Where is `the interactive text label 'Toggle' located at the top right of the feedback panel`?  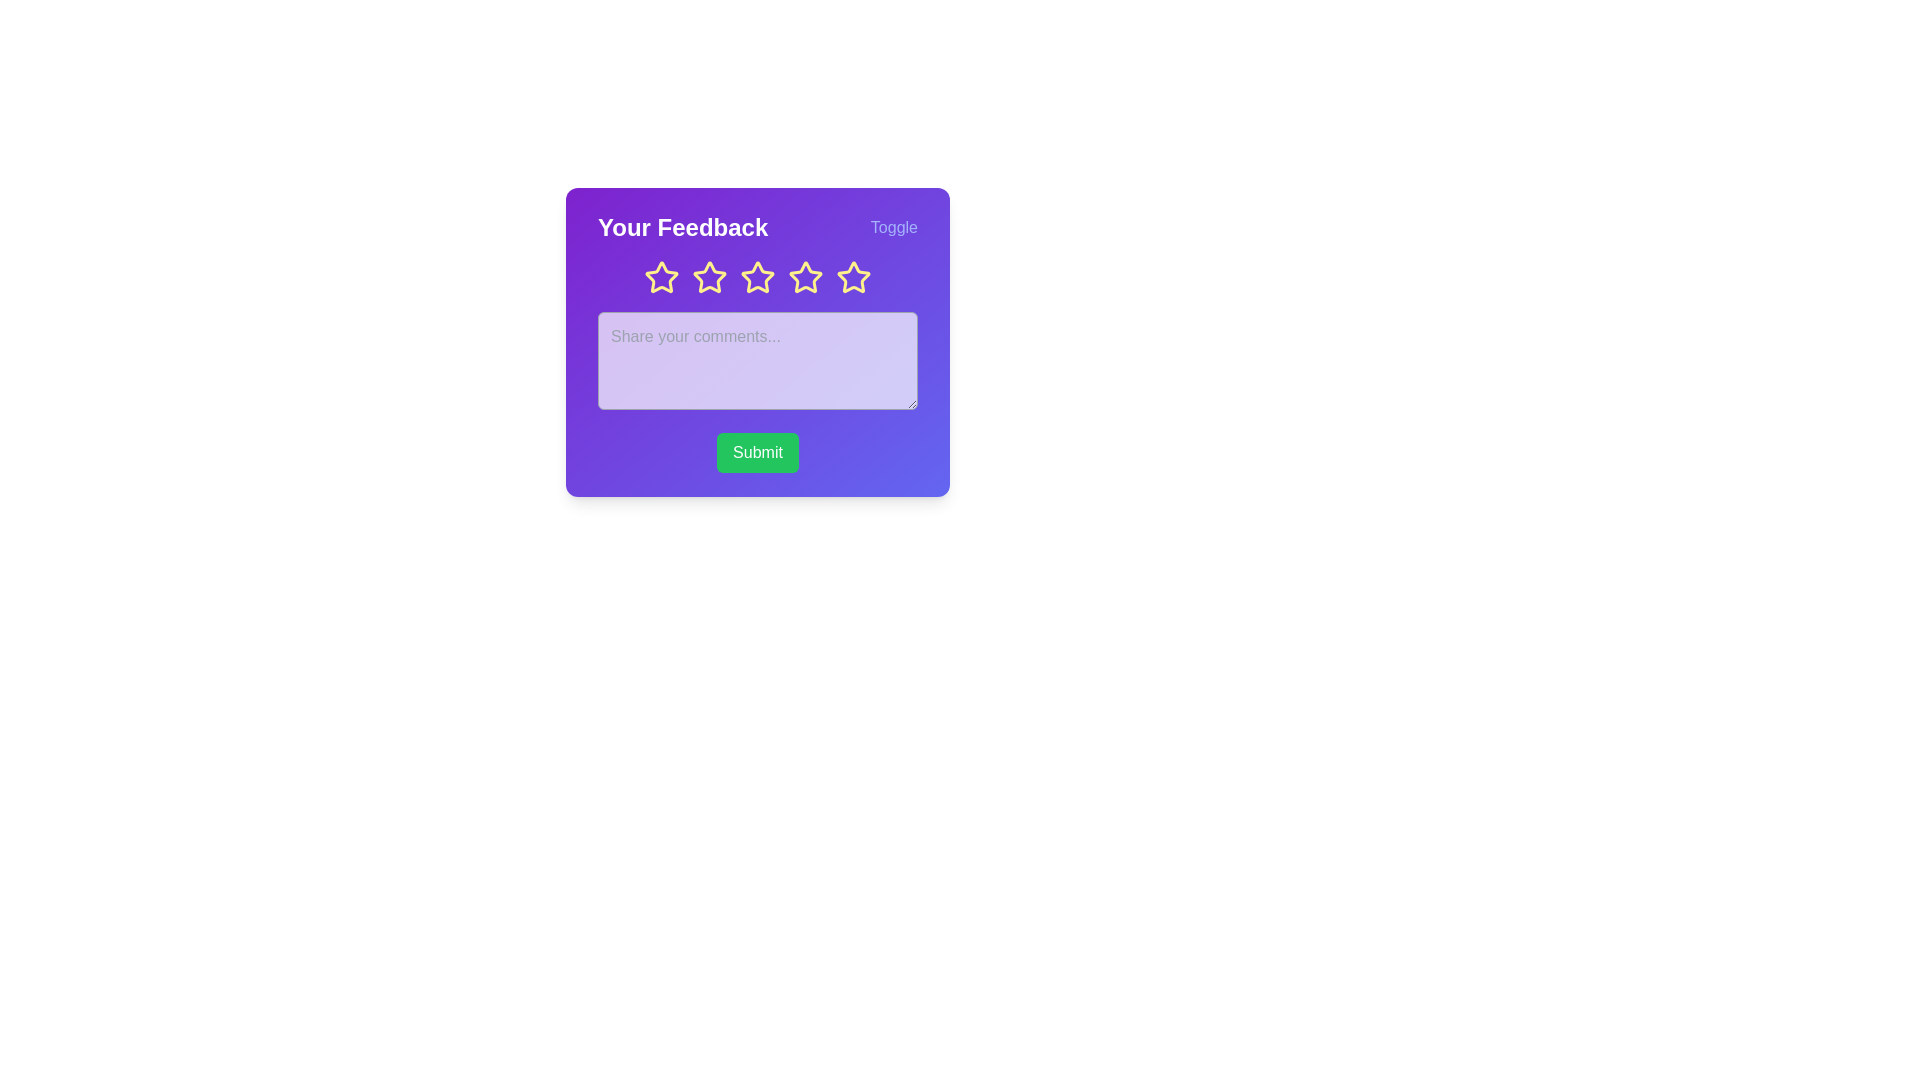 the interactive text label 'Toggle' located at the top right of the feedback panel is located at coordinates (893, 226).